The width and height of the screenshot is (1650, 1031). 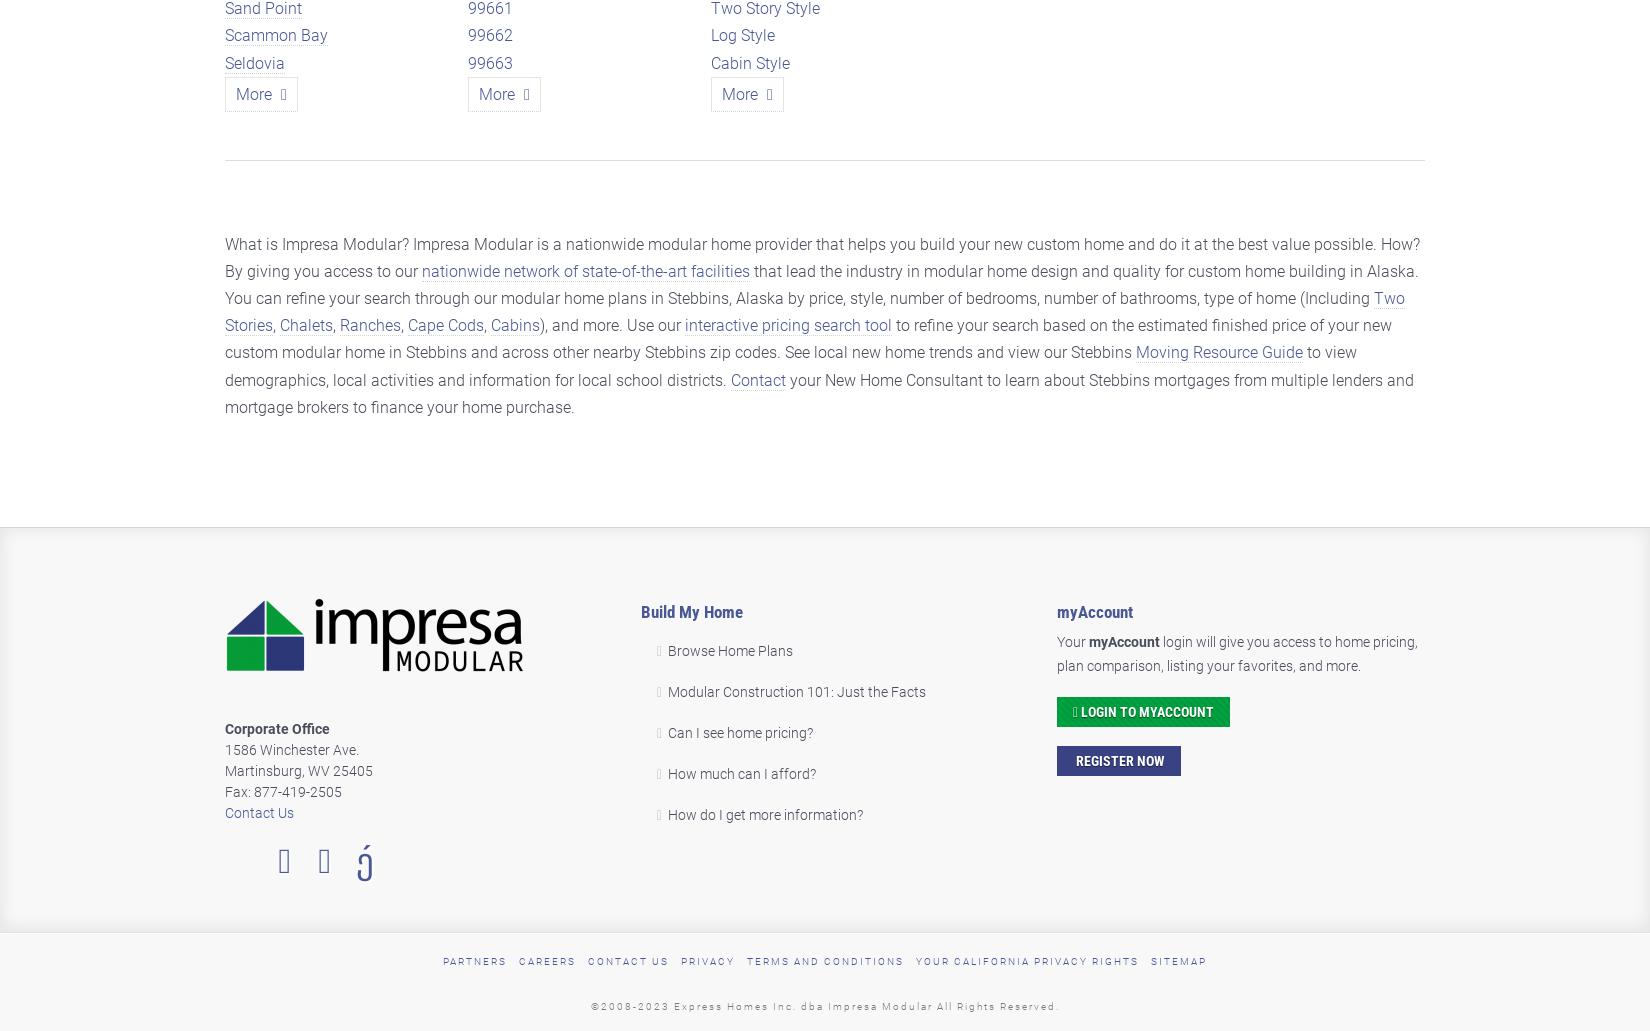 I want to click on 'Sitemap', so click(x=1178, y=959).